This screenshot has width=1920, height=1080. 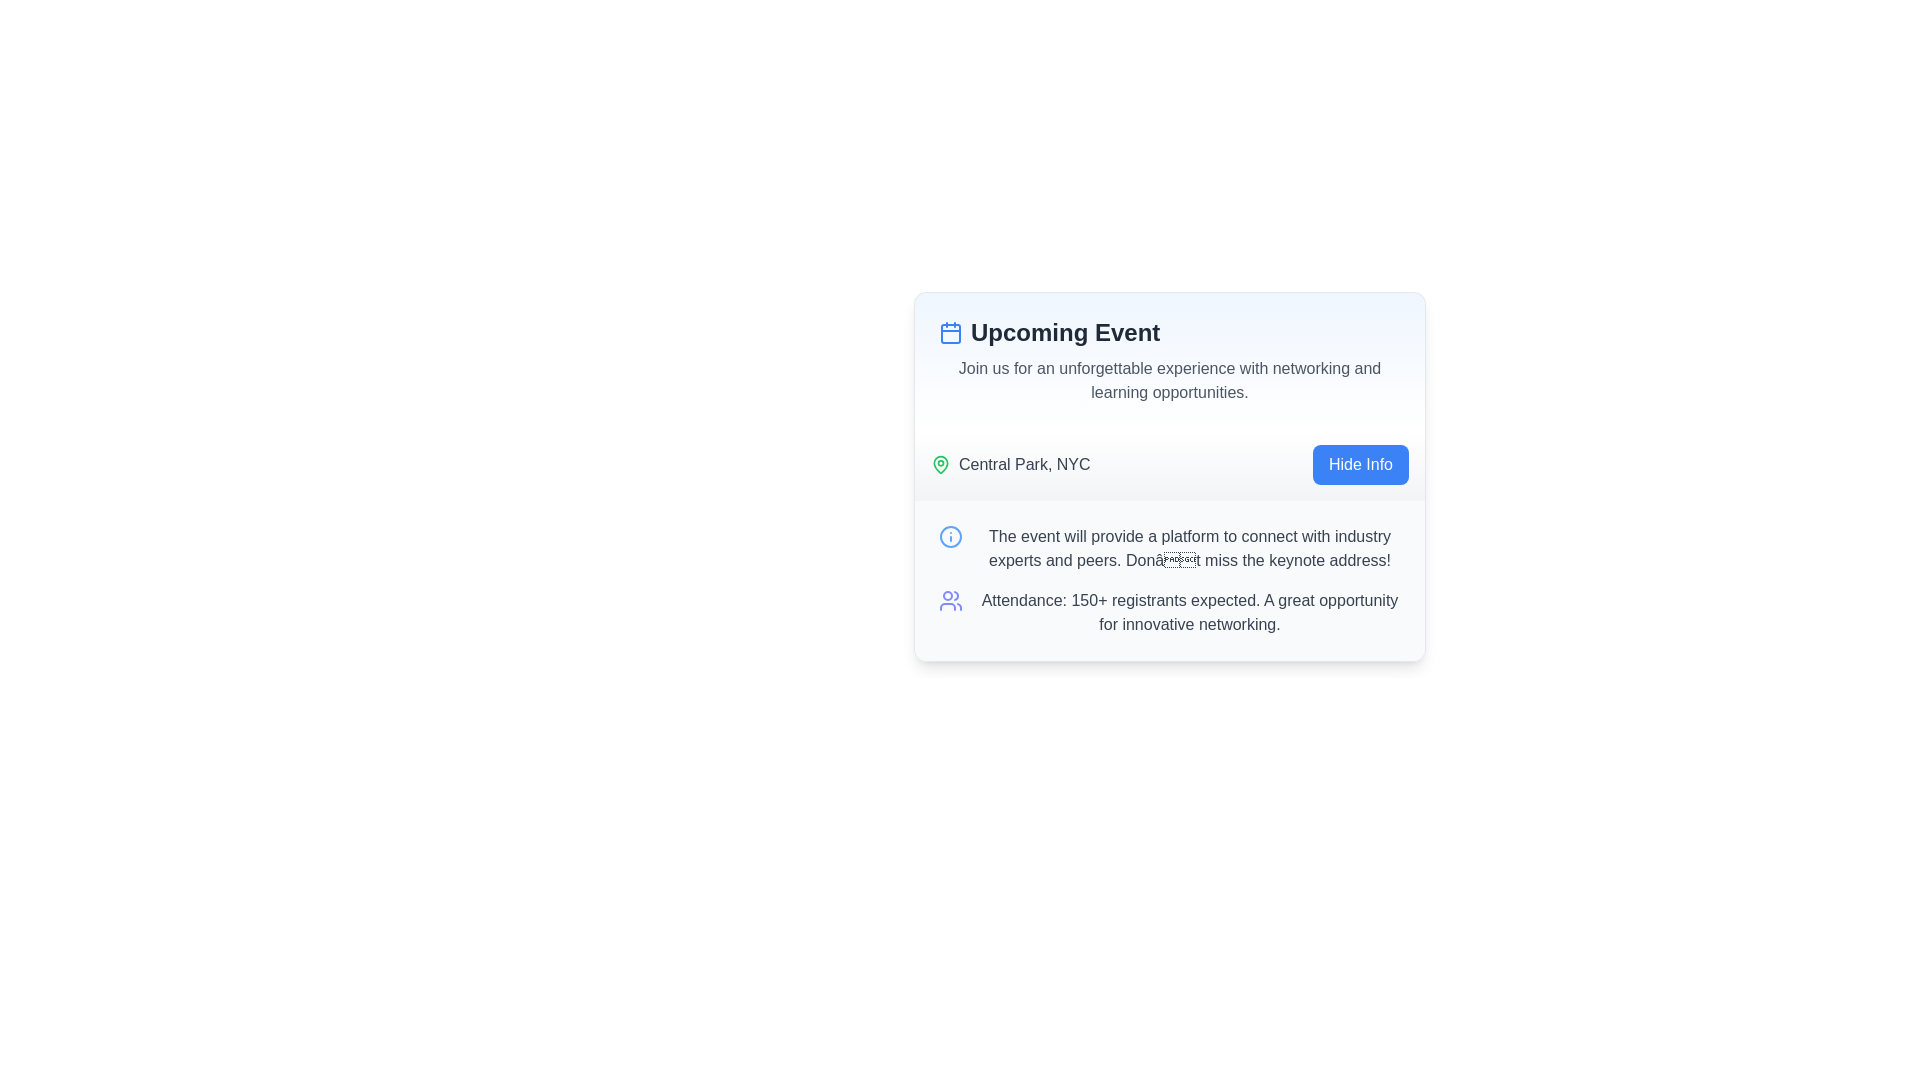 What do you see at coordinates (1190, 612) in the screenshot?
I see `information presented in the static text labeled 'Attendance: 150+ registrants expected. A great opportunity for innovative networking.' located in the bottom section of the 'Upcoming Event' interface` at bounding box center [1190, 612].